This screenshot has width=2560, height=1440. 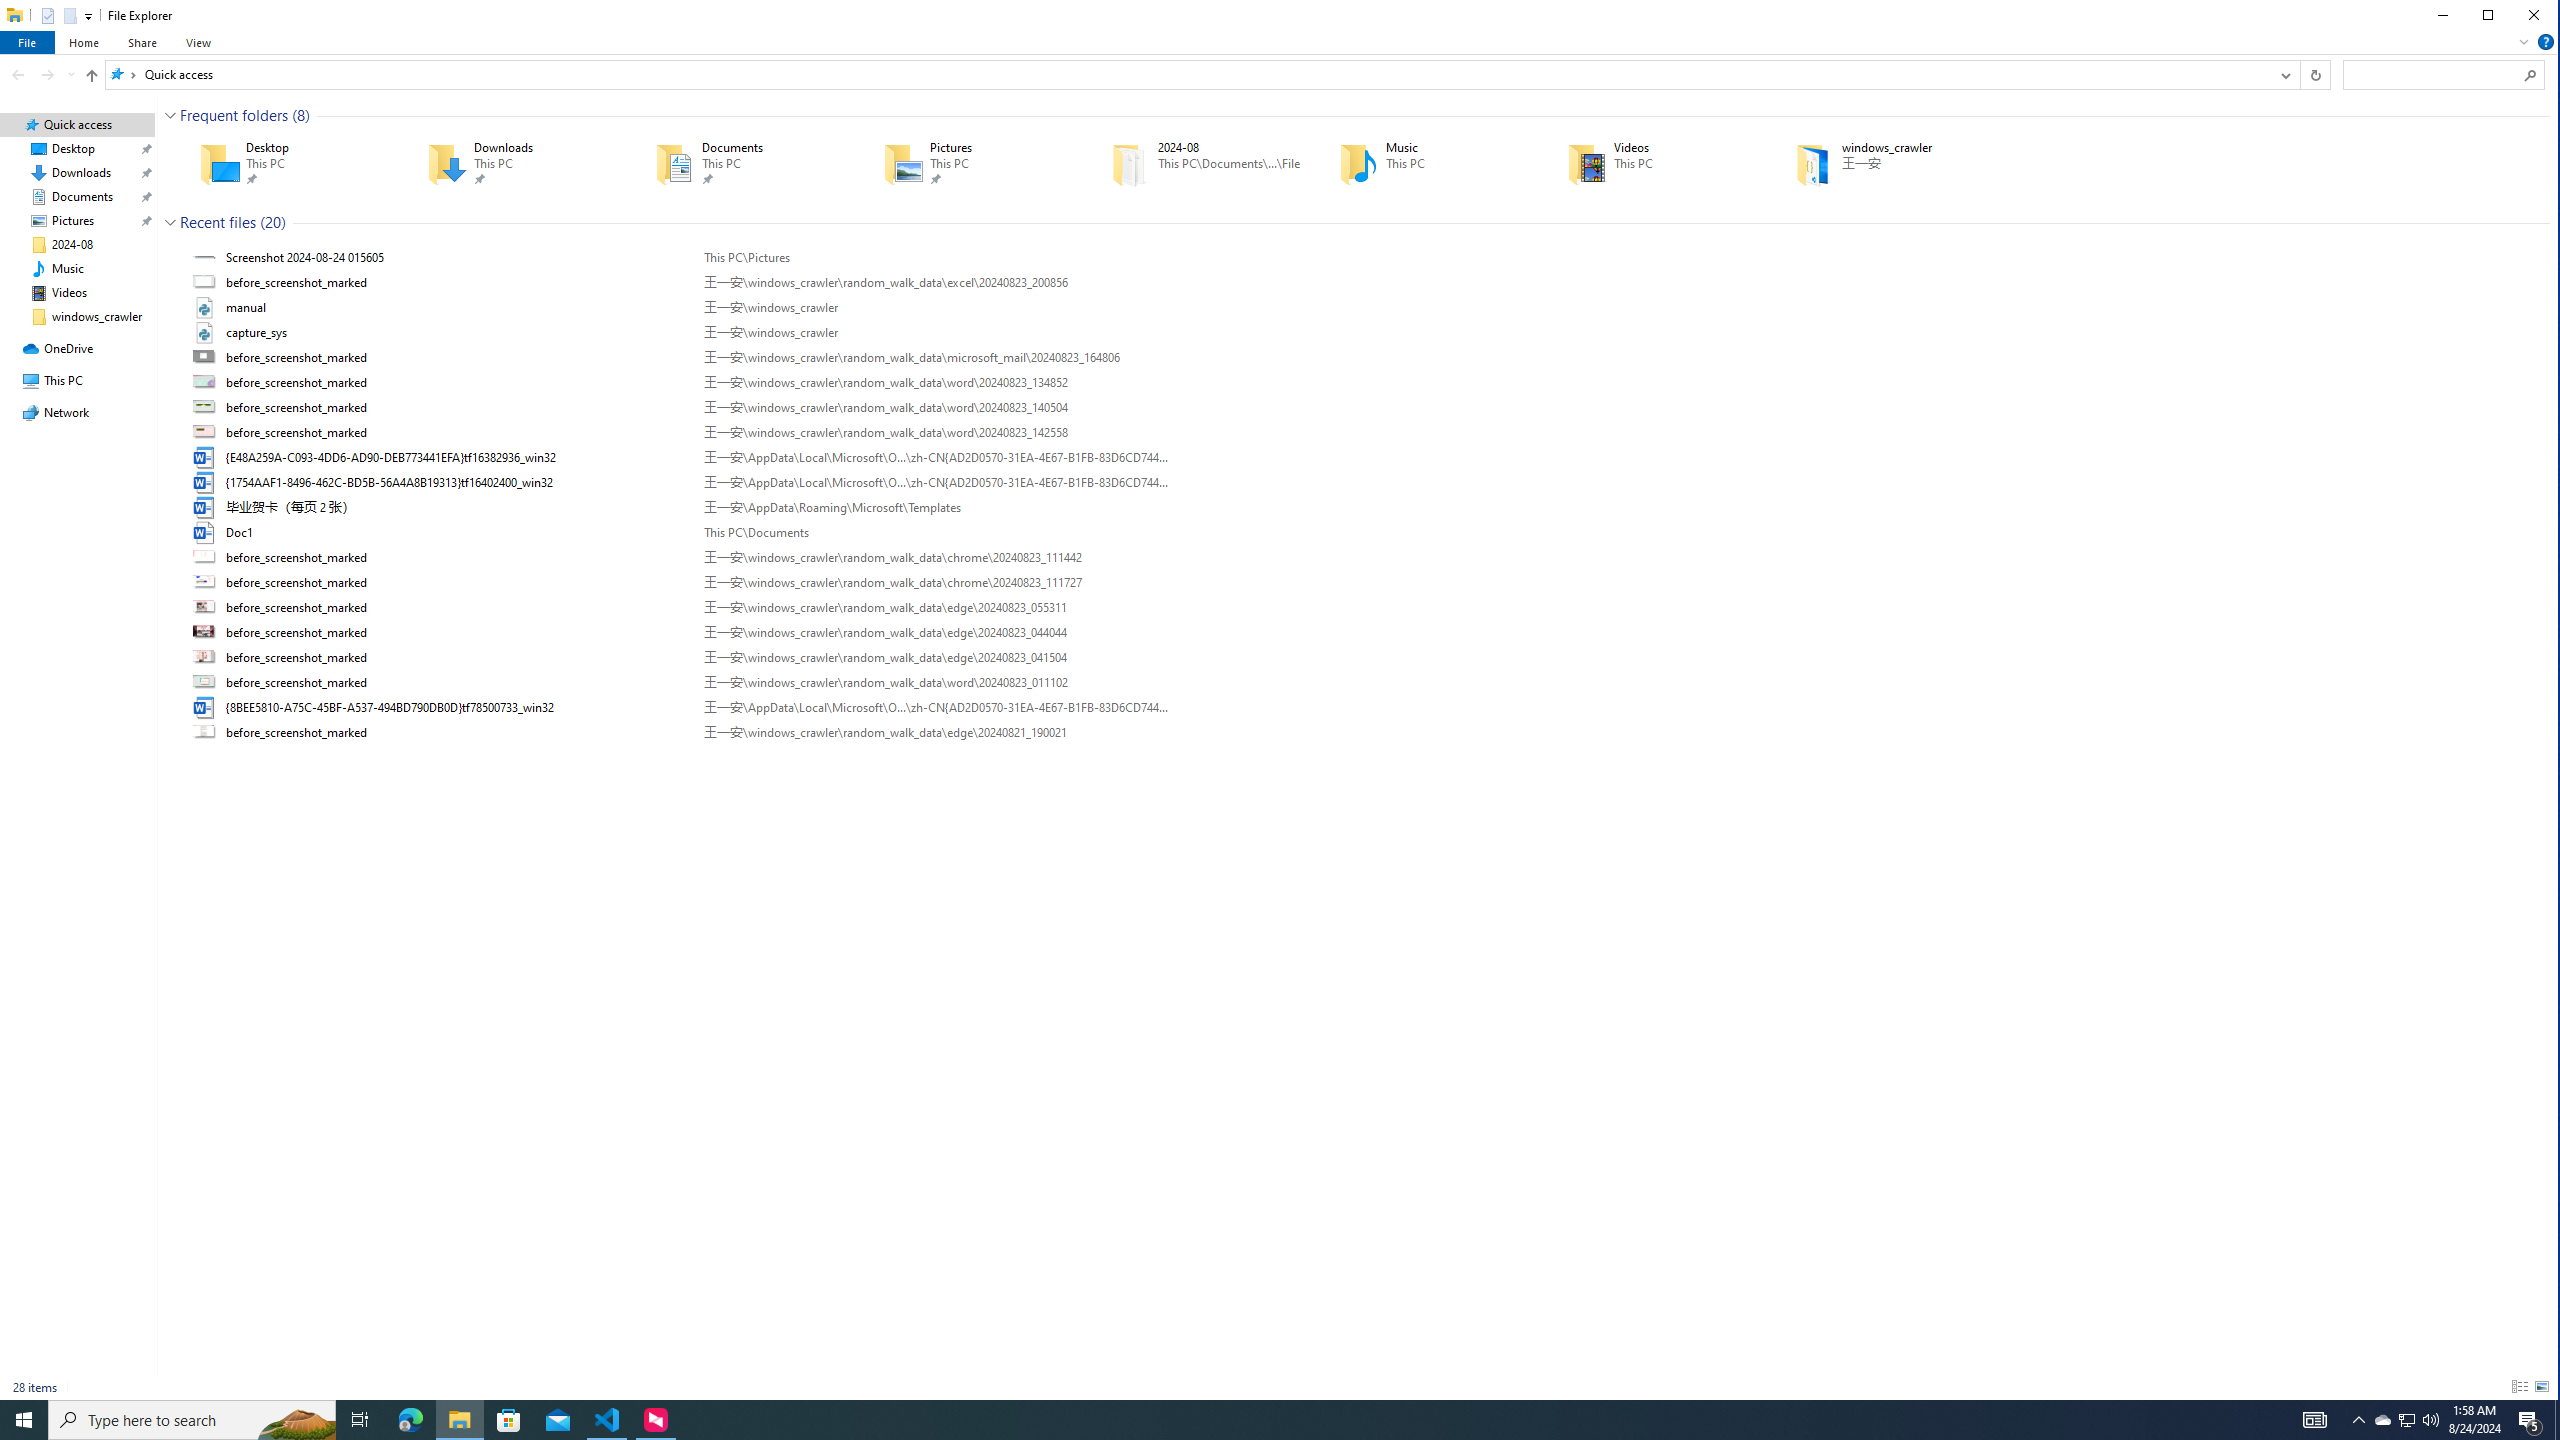 What do you see at coordinates (87, 15) in the screenshot?
I see `'Customize Quick Access Toolbar'` at bounding box center [87, 15].